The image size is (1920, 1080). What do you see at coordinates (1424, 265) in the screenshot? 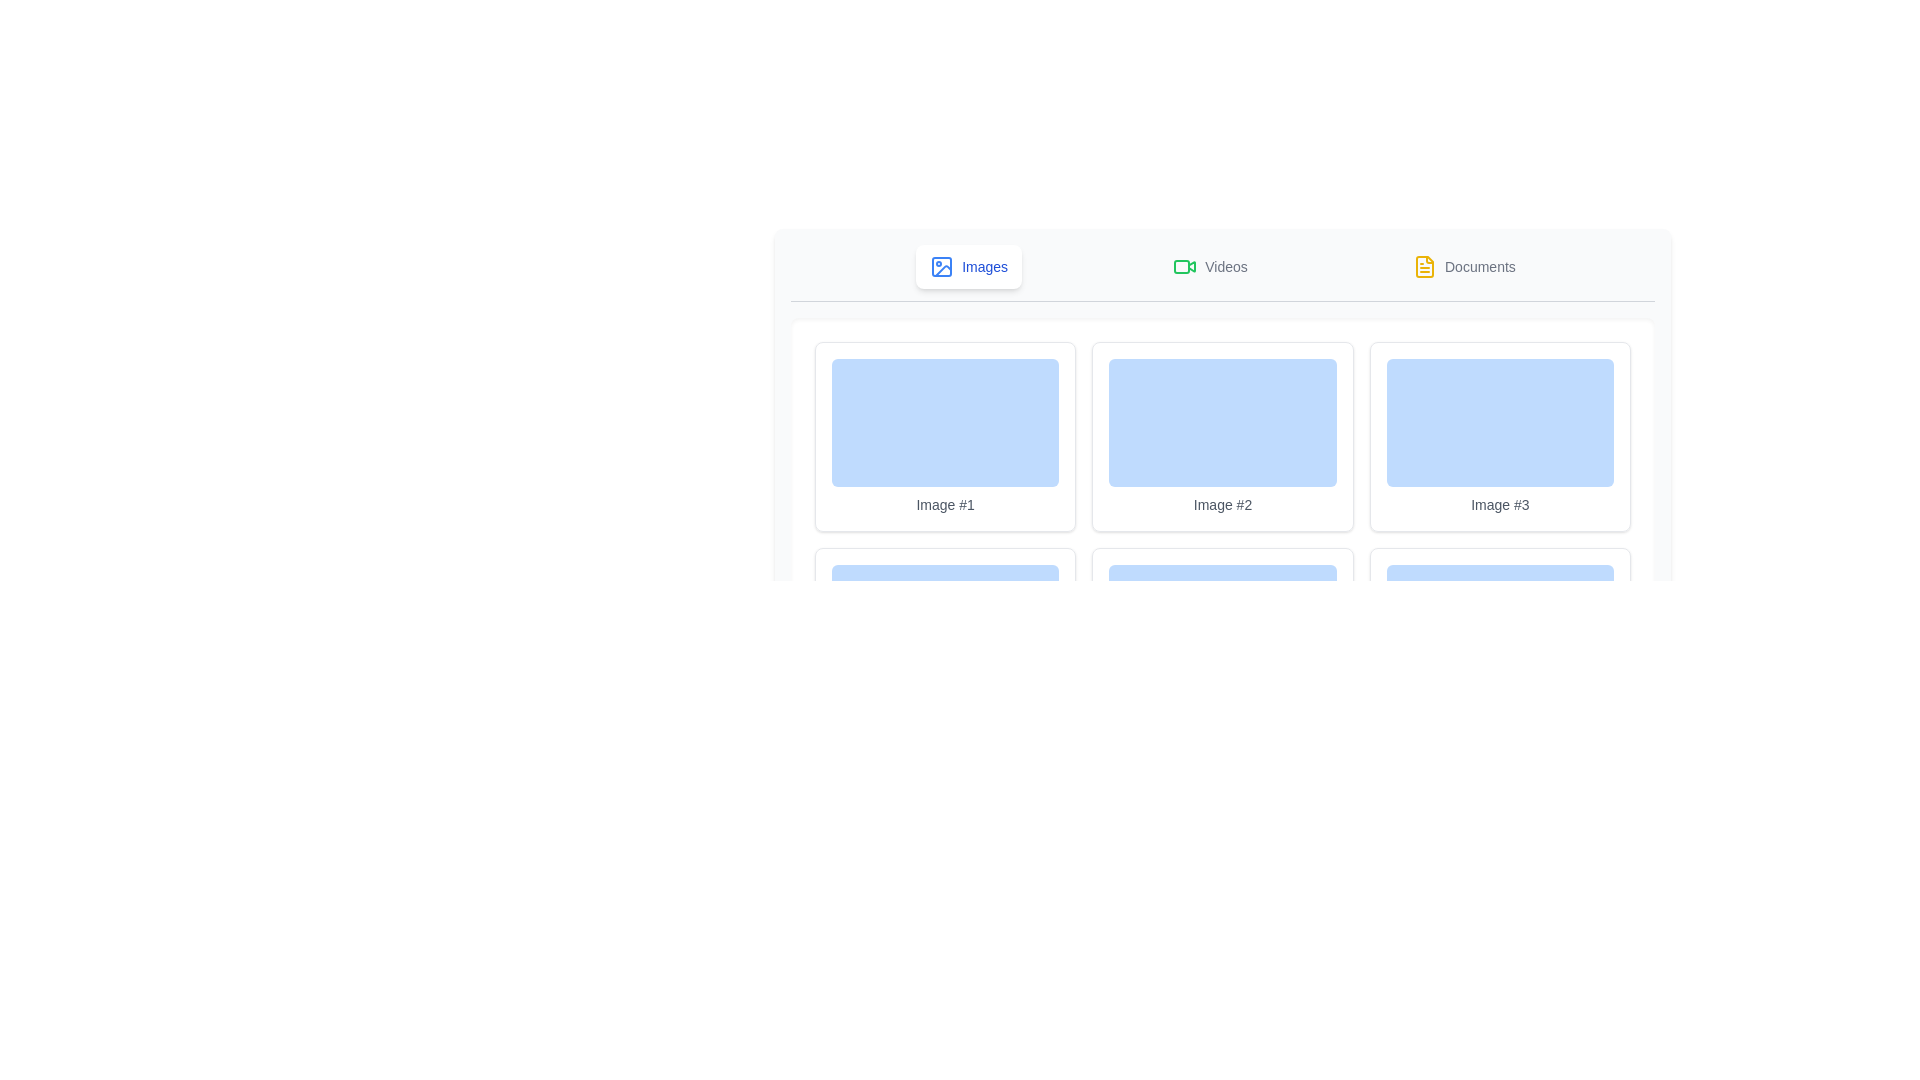
I see `the main outline of the yellow file icon located in the upper-right section of the navigation bar` at bounding box center [1424, 265].